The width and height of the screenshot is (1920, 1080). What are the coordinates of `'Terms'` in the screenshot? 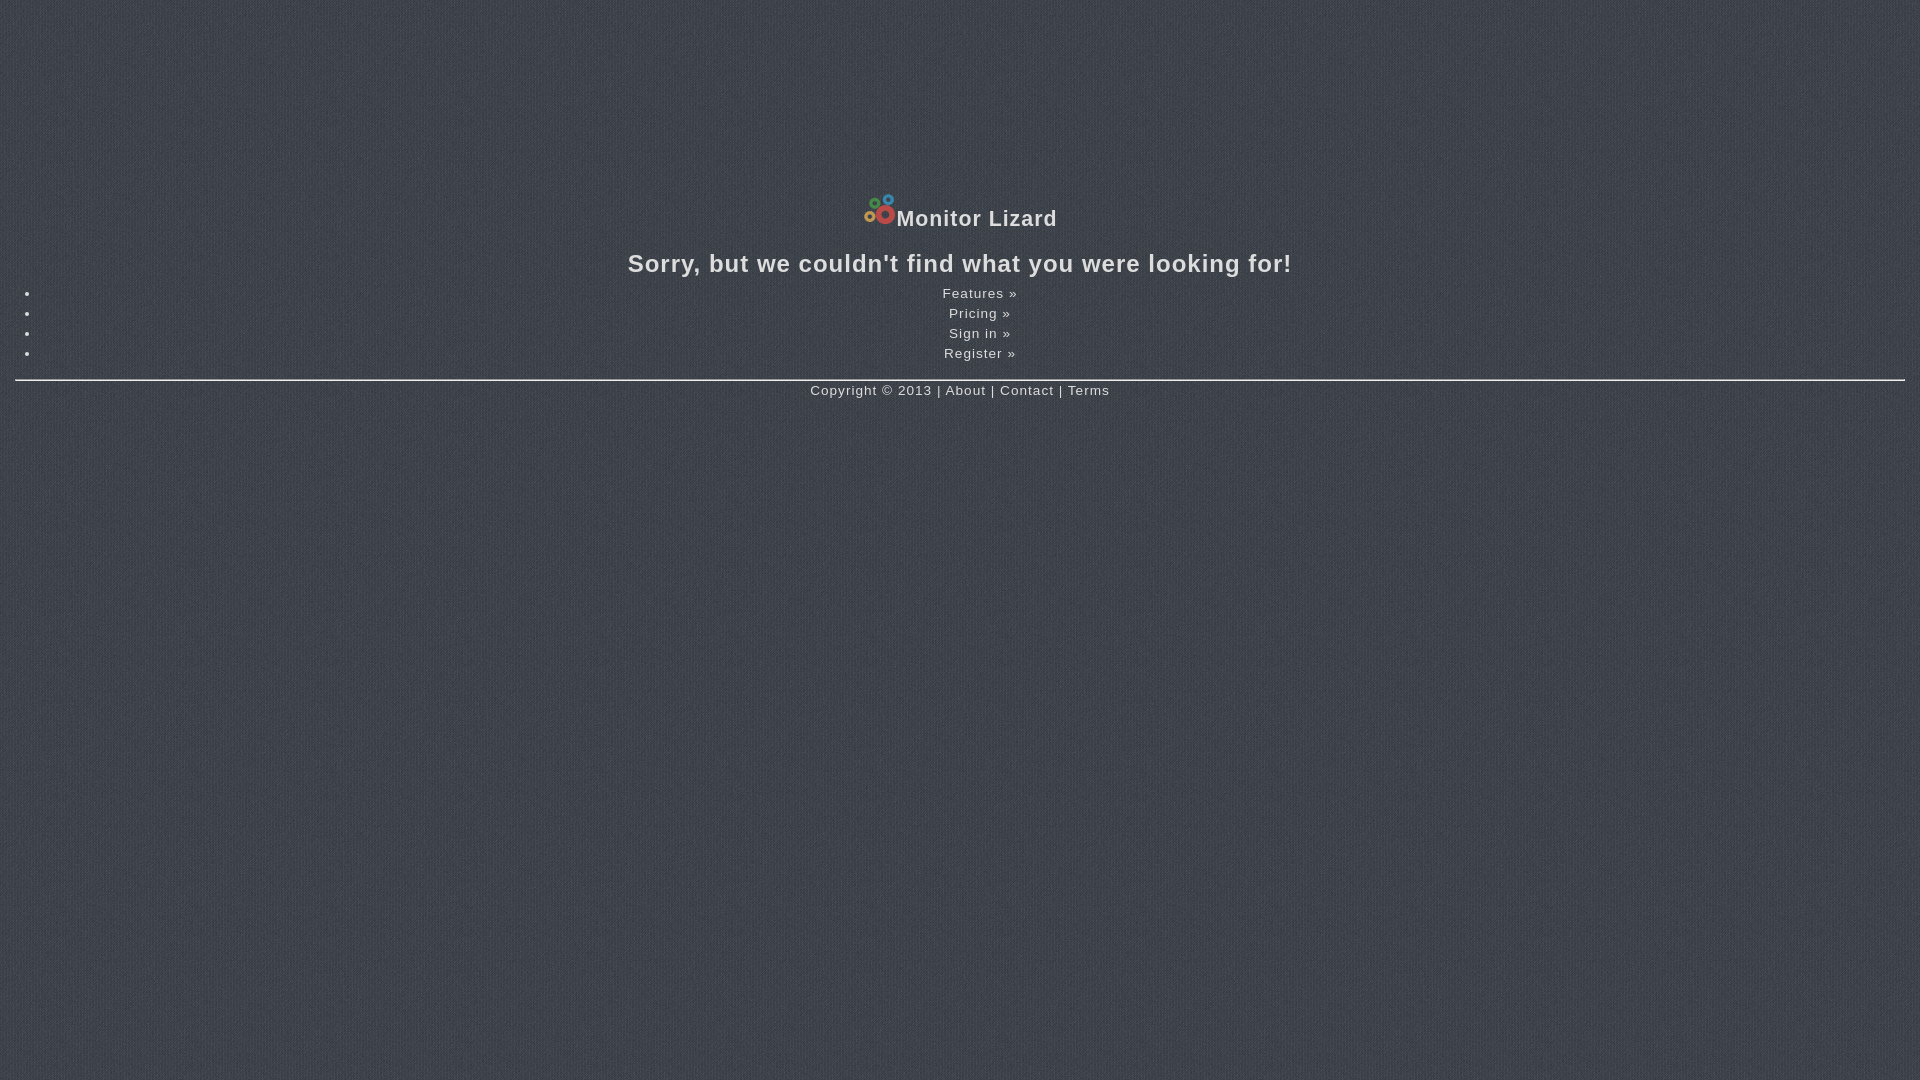 It's located at (1067, 390).